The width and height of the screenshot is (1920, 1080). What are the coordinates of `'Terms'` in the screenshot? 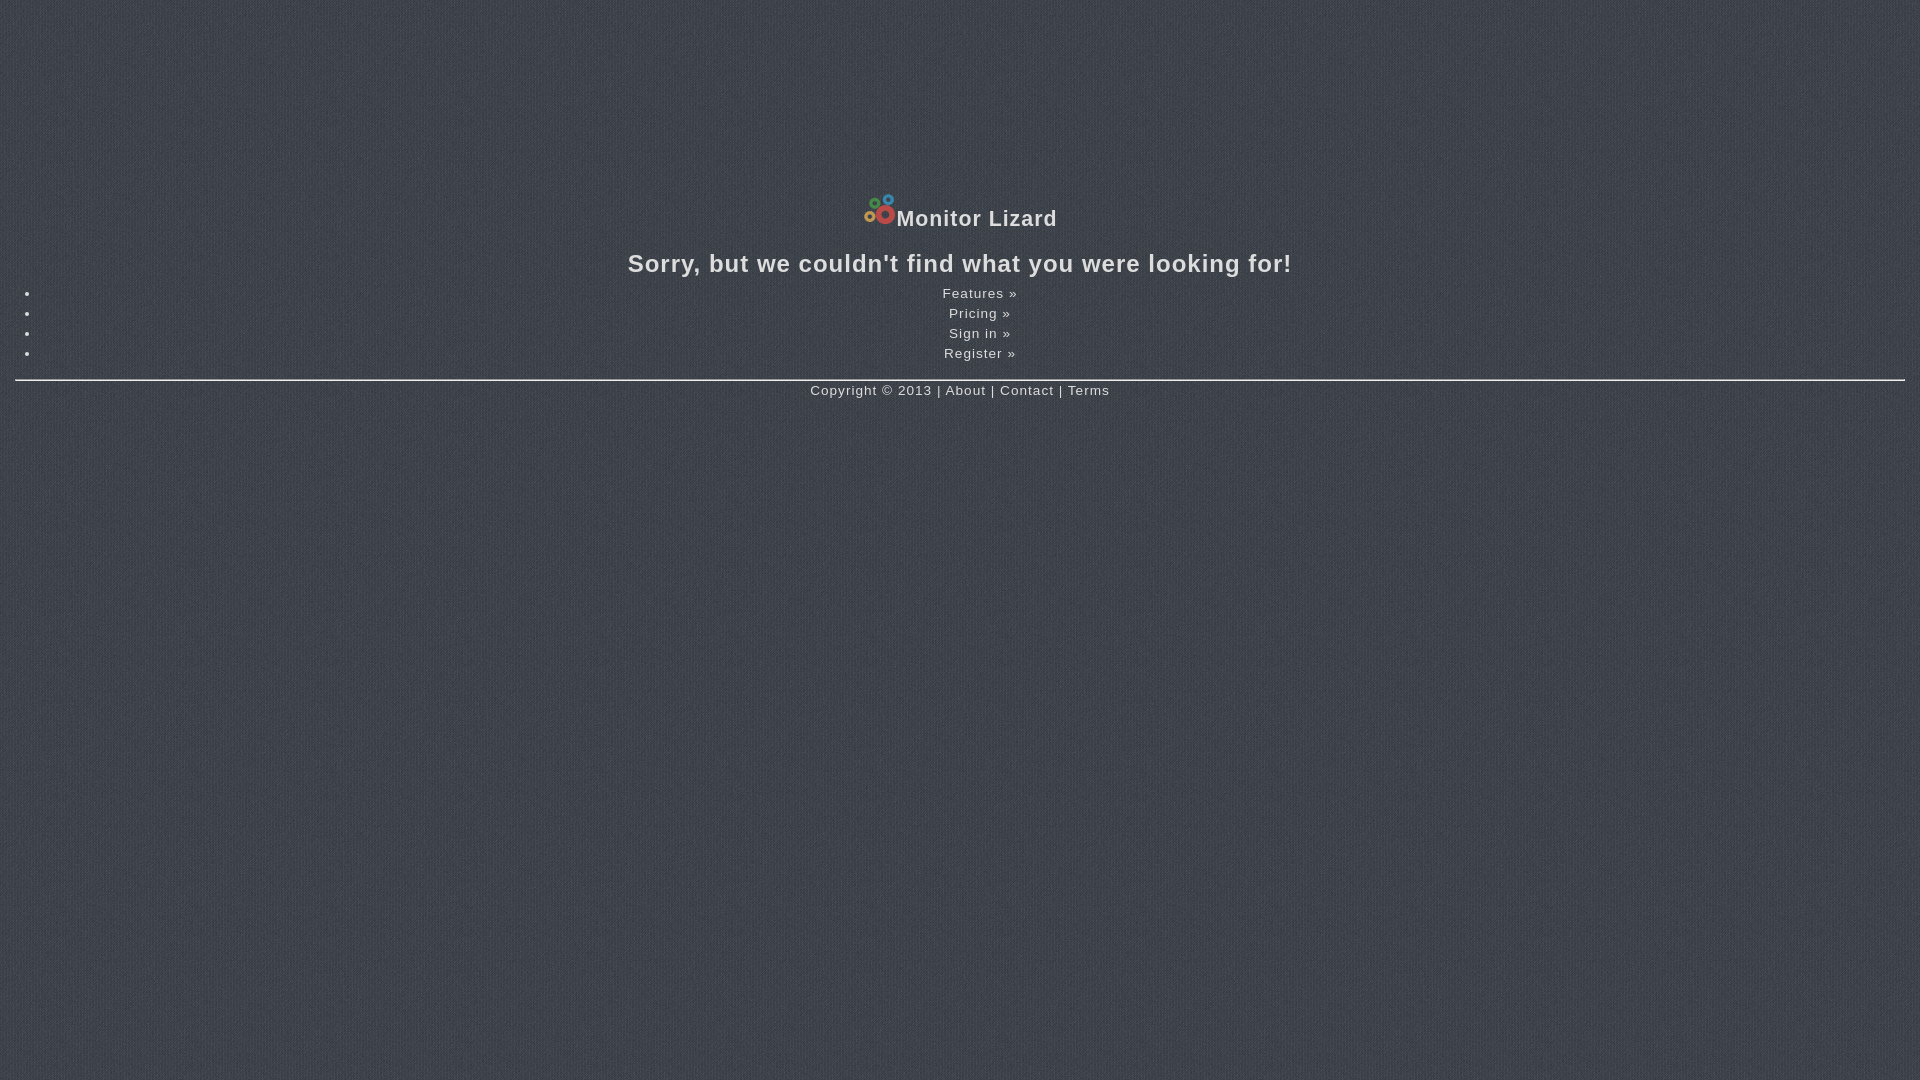 It's located at (1067, 390).